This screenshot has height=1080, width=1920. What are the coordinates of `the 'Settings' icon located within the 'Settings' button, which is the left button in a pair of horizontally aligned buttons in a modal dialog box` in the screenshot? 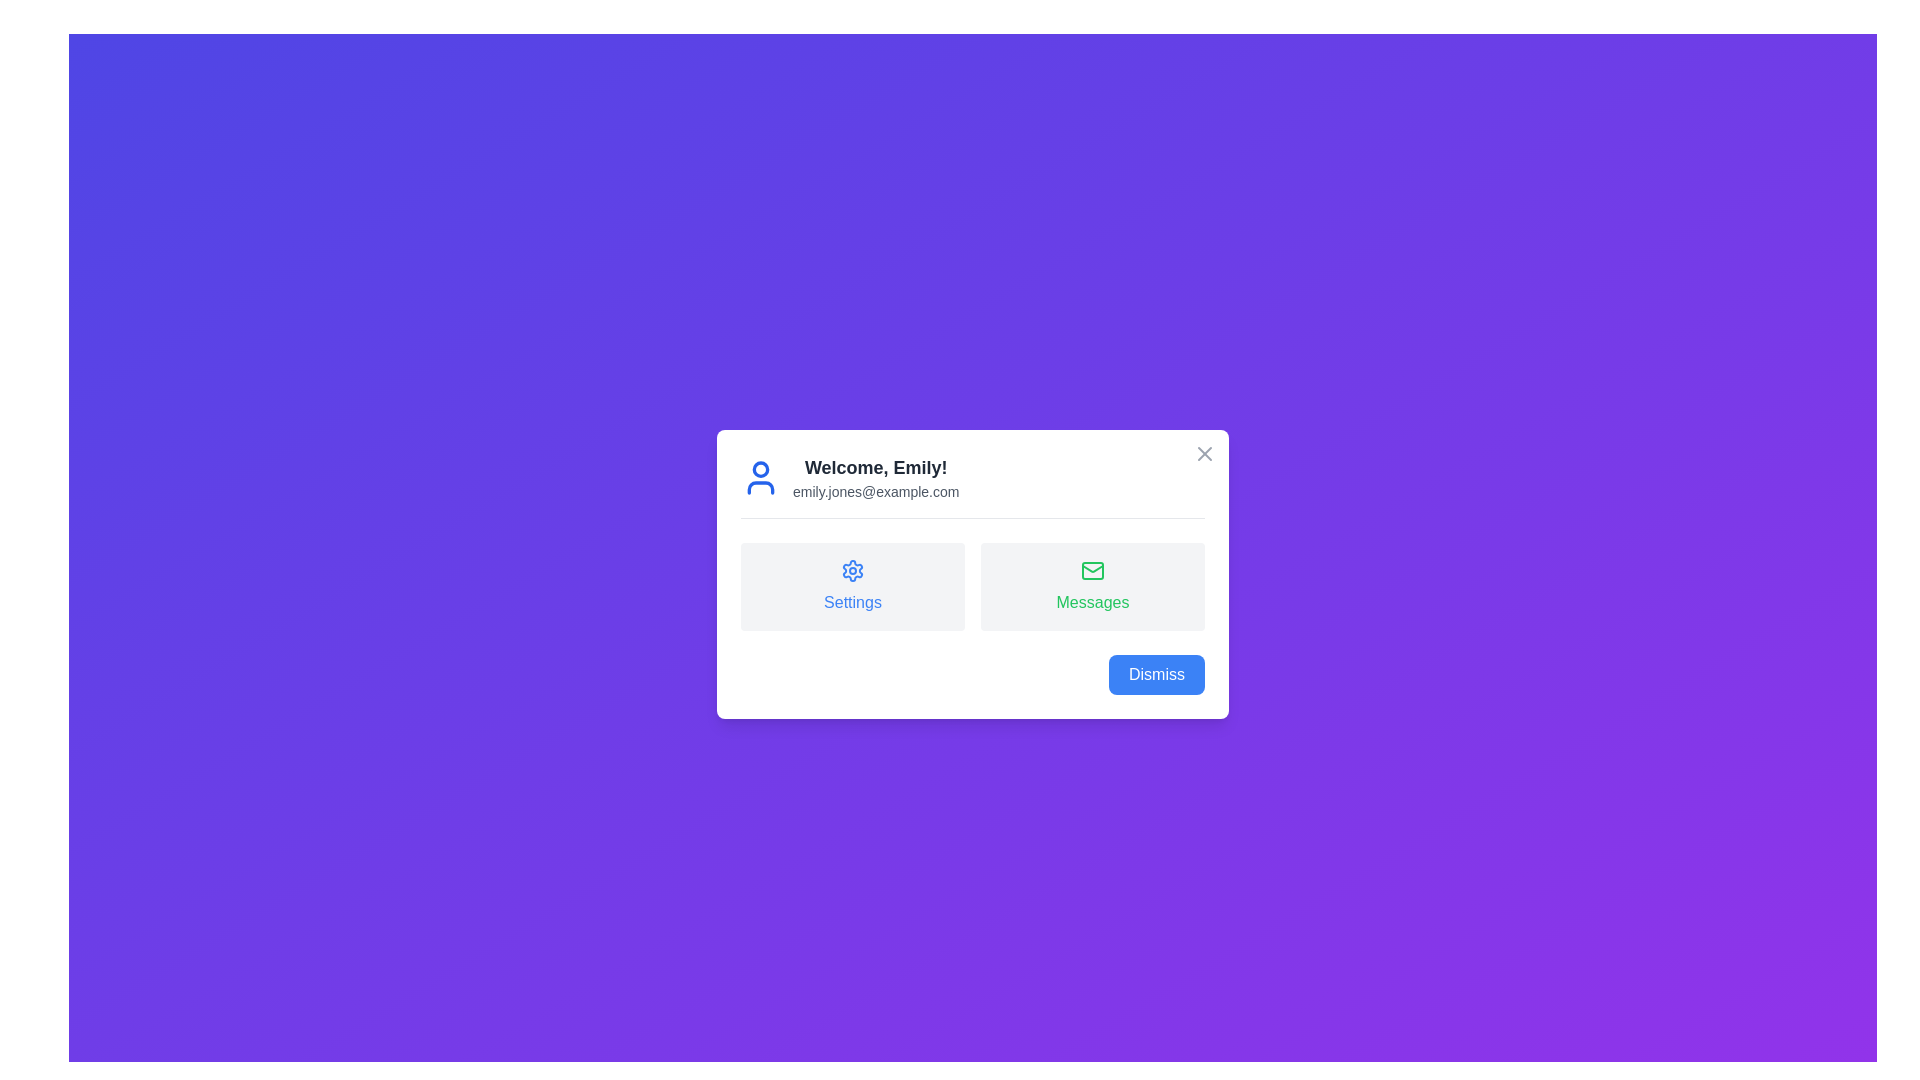 It's located at (853, 570).